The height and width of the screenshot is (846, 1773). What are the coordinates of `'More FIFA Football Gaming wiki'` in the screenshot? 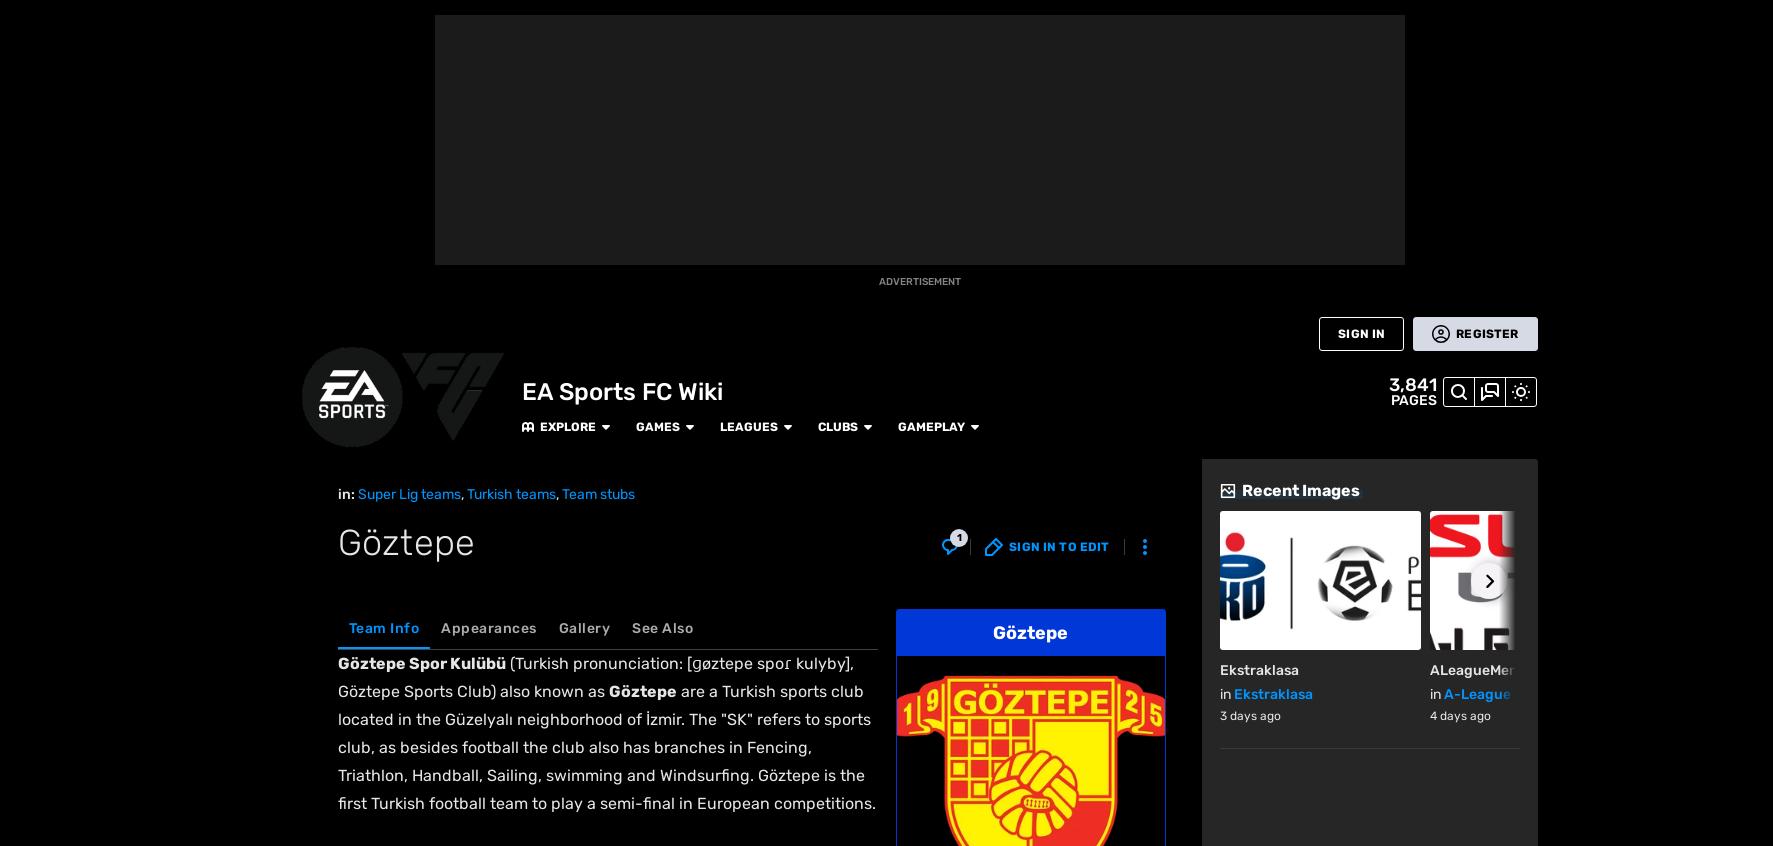 It's located at (492, 447).